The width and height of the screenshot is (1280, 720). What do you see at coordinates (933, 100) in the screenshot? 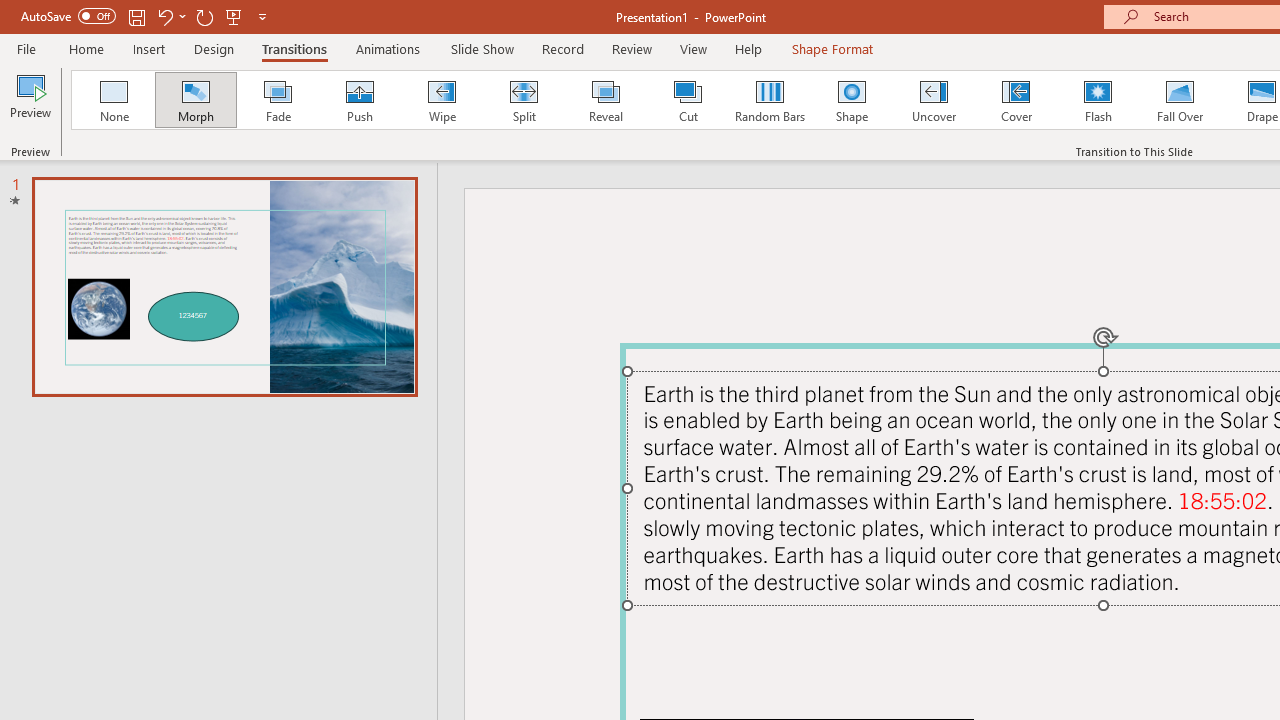
I see `'Uncover'` at bounding box center [933, 100].